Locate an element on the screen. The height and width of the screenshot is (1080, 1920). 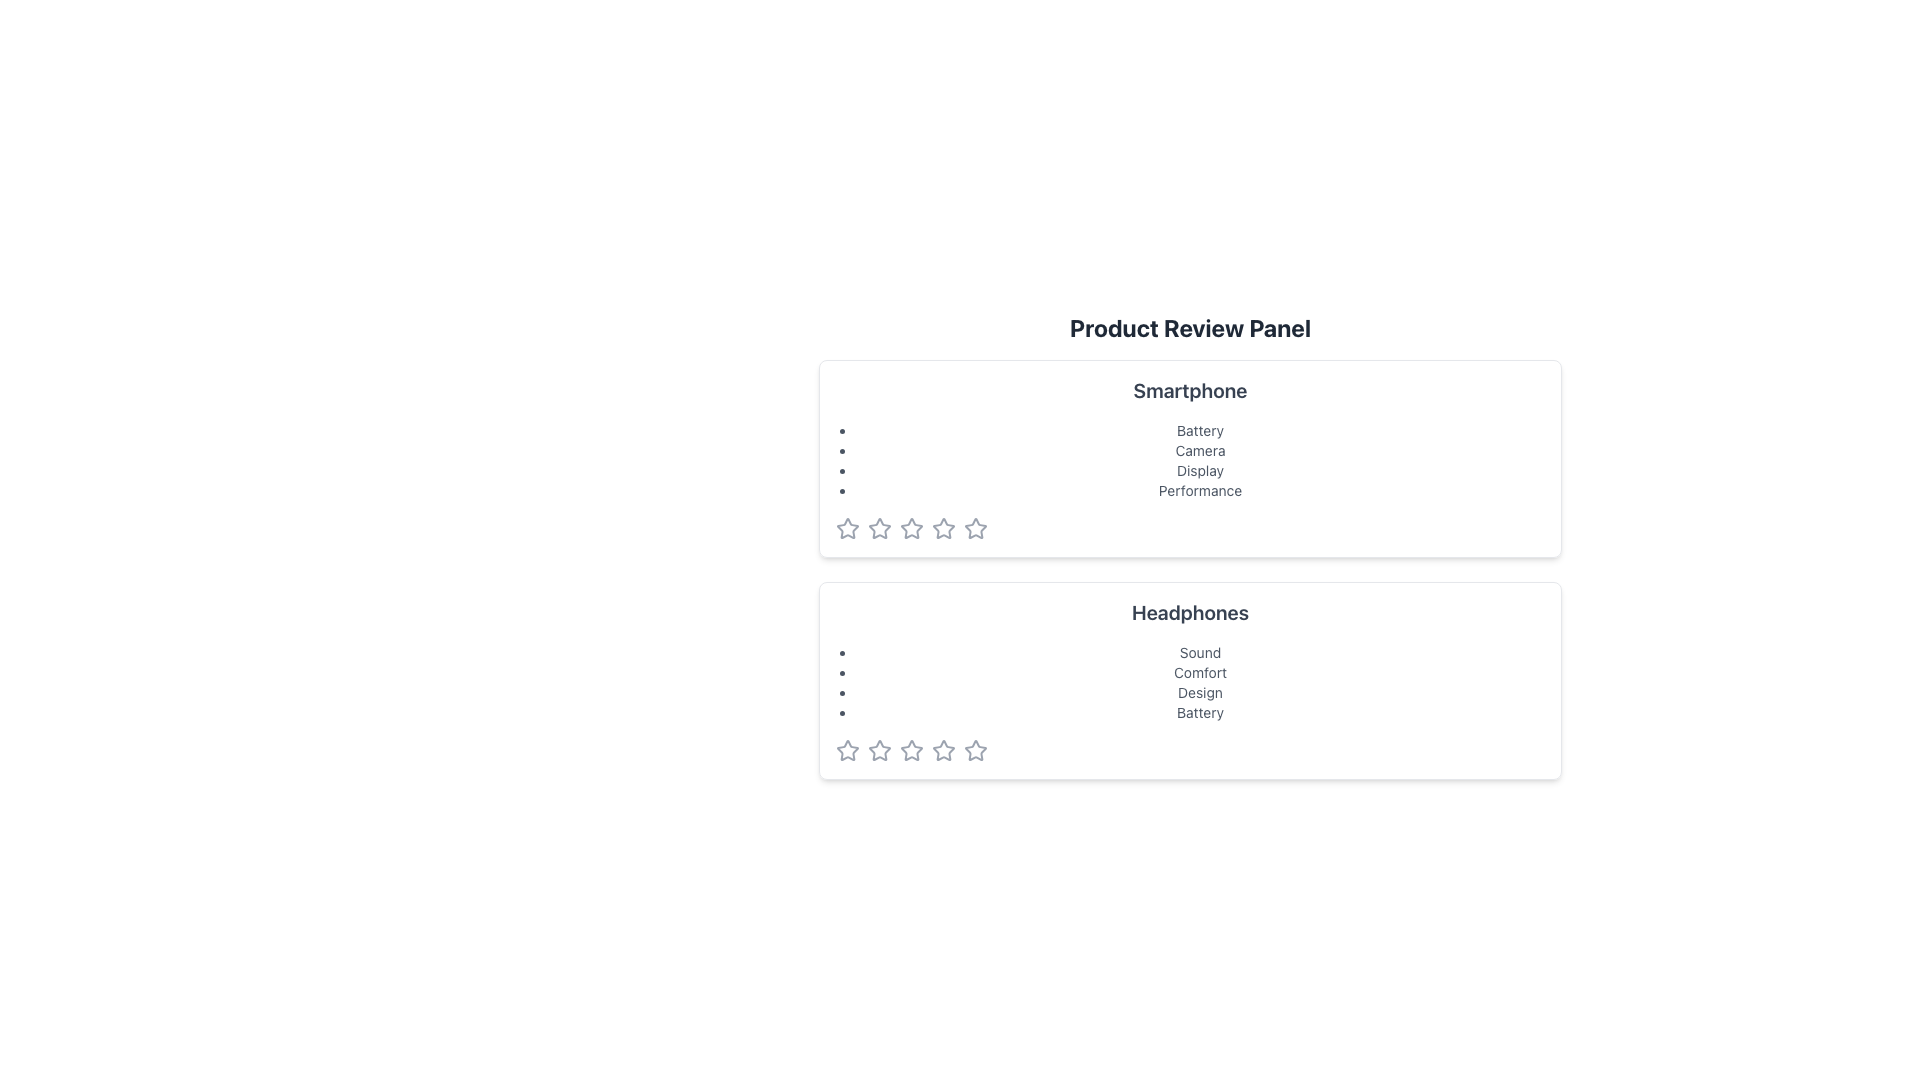
the leftmost star icon in the rating system beneath the 'Headphones' section is located at coordinates (848, 750).